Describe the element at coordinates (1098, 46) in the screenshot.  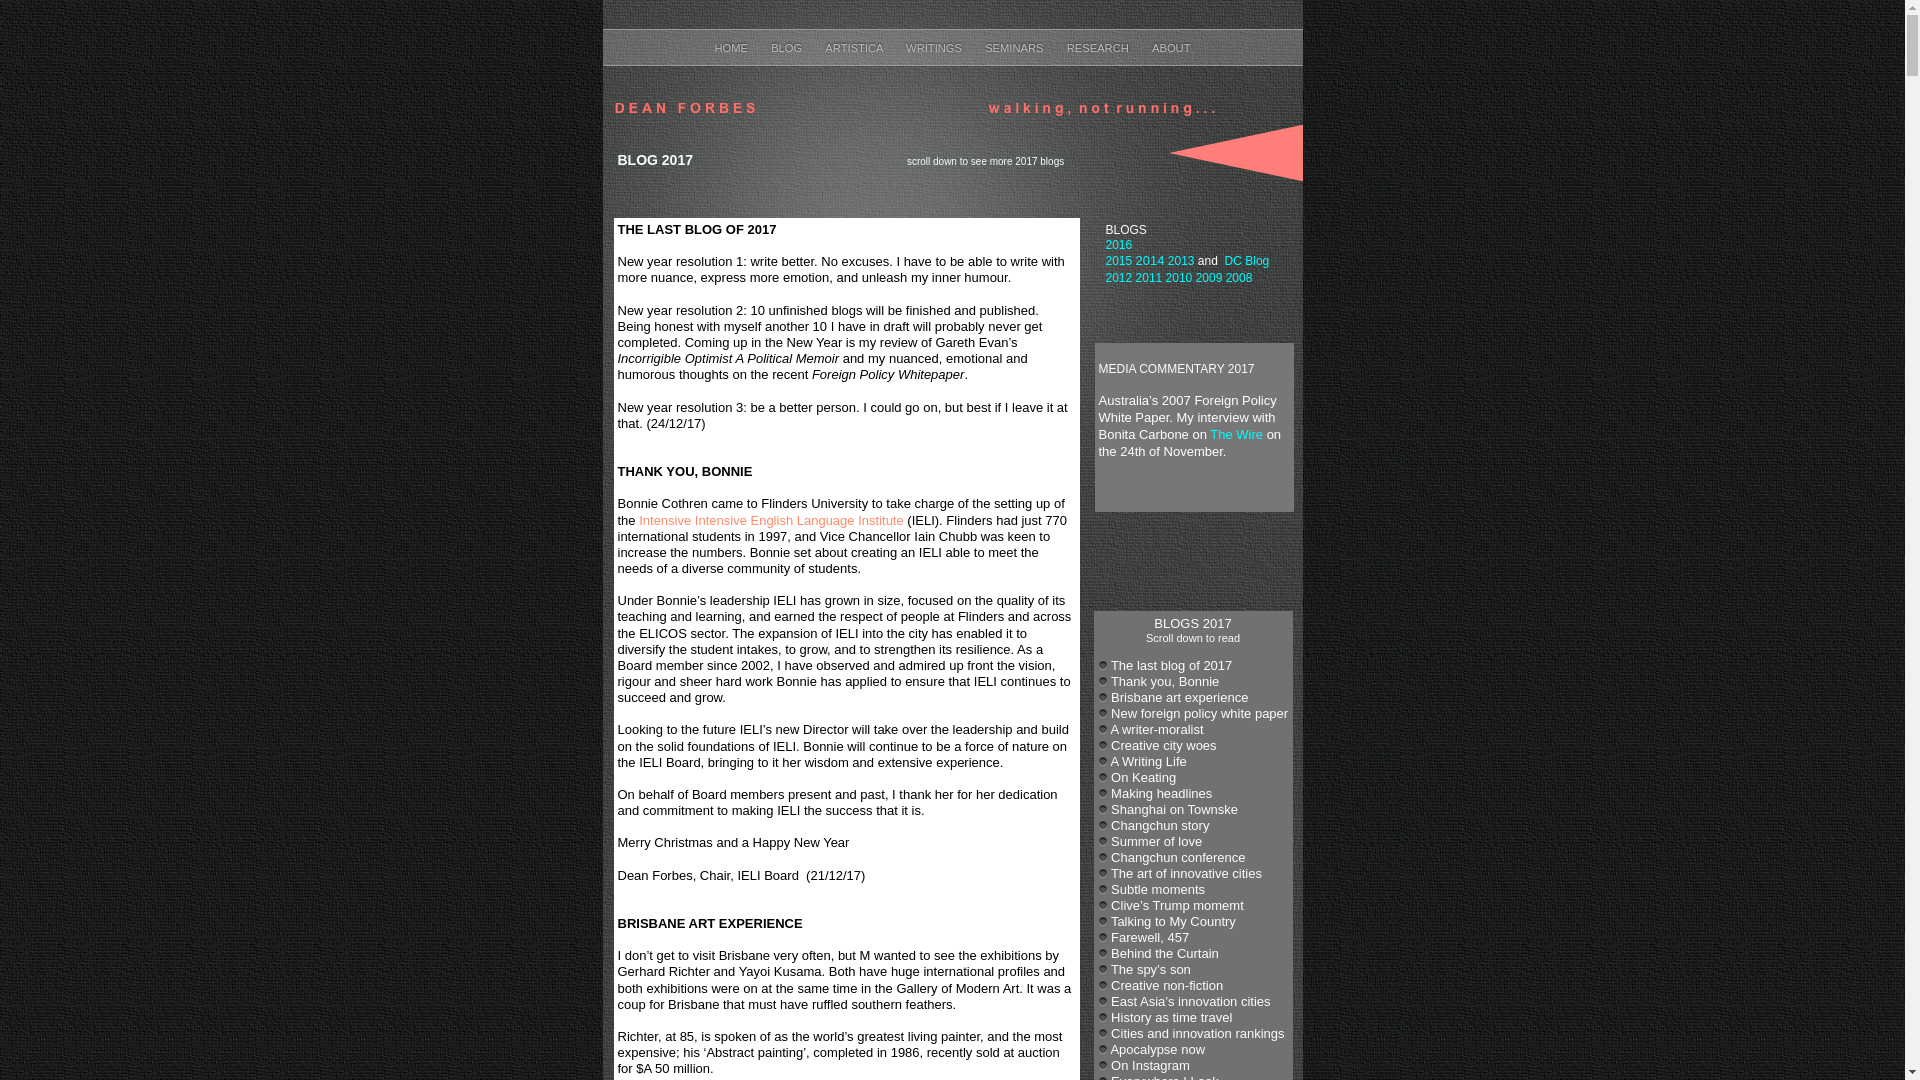
I see `'RESEARCH'` at that location.